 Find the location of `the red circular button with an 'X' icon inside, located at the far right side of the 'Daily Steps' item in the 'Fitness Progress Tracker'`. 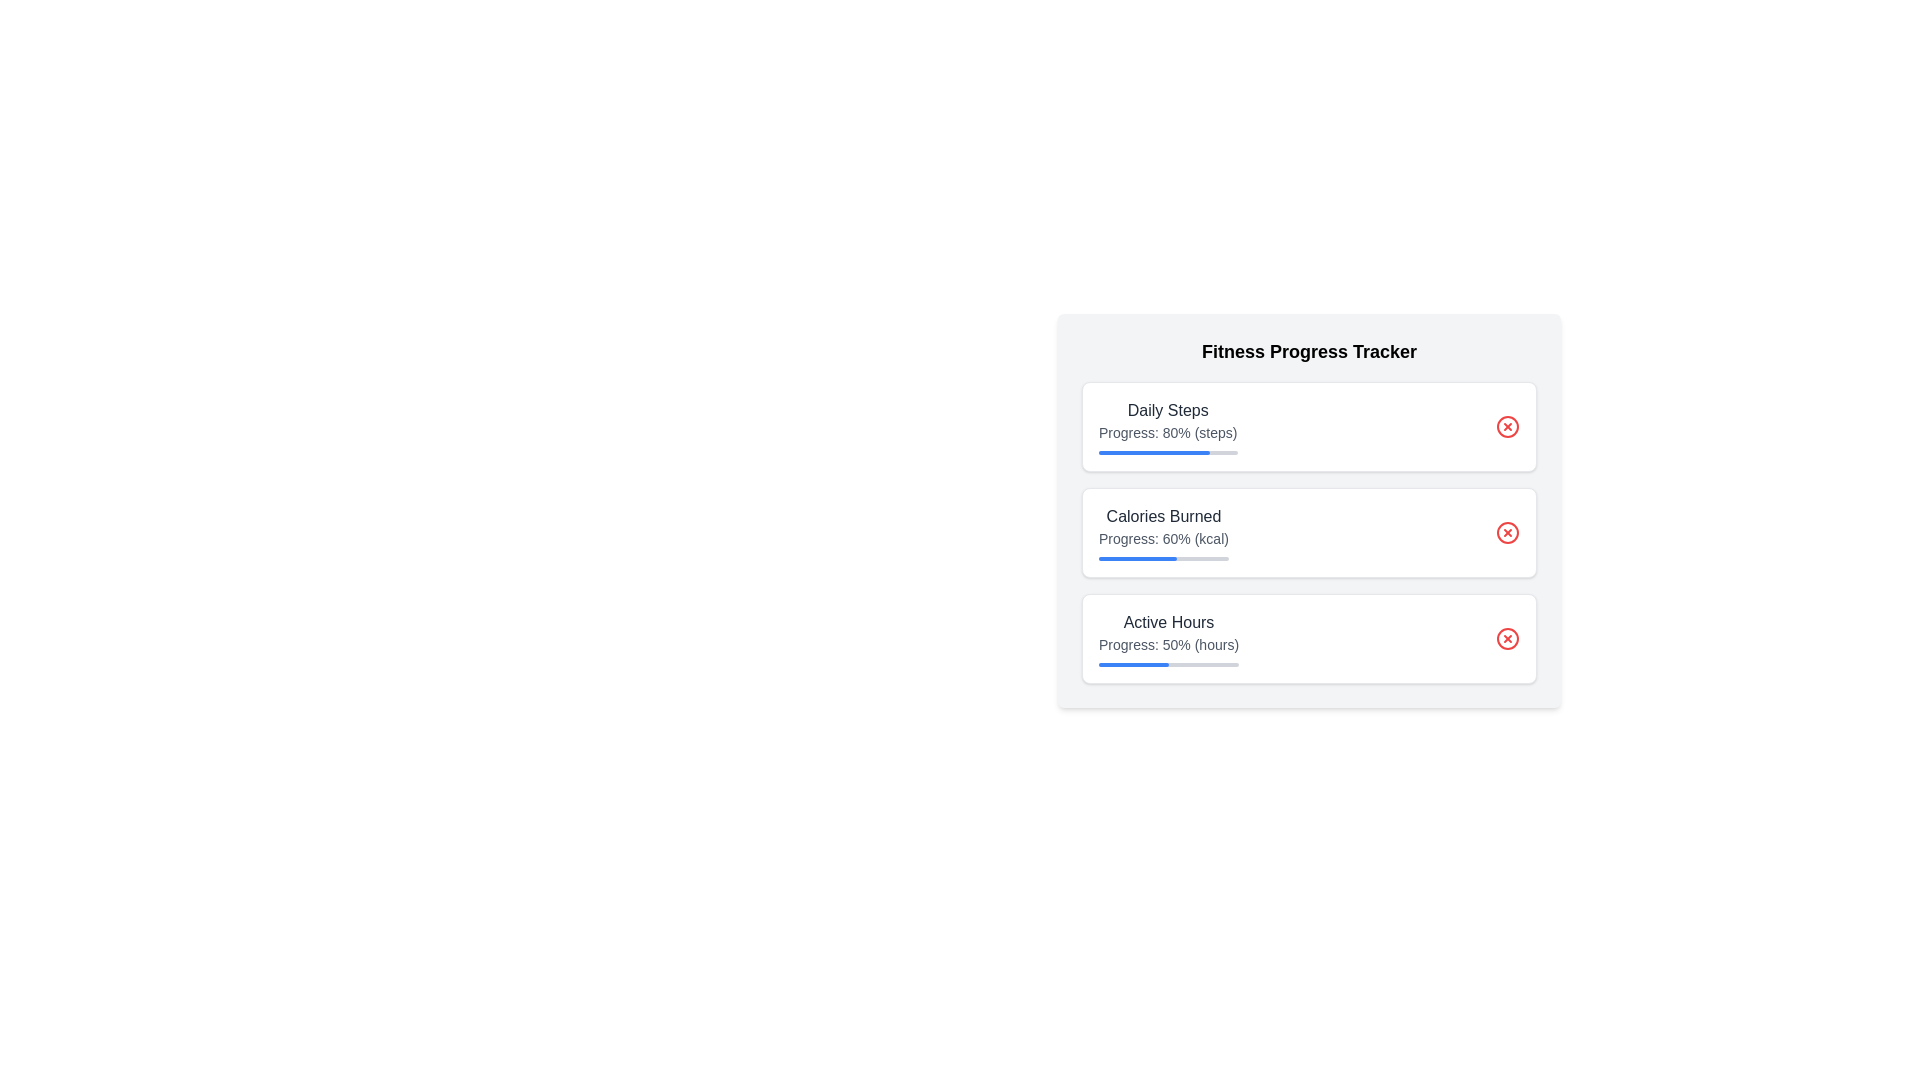

the red circular button with an 'X' icon inside, located at the far right side of the 'Daily Steps' item in the 'Fitness Progress Tracker' is located at coordinates (1507, 426).